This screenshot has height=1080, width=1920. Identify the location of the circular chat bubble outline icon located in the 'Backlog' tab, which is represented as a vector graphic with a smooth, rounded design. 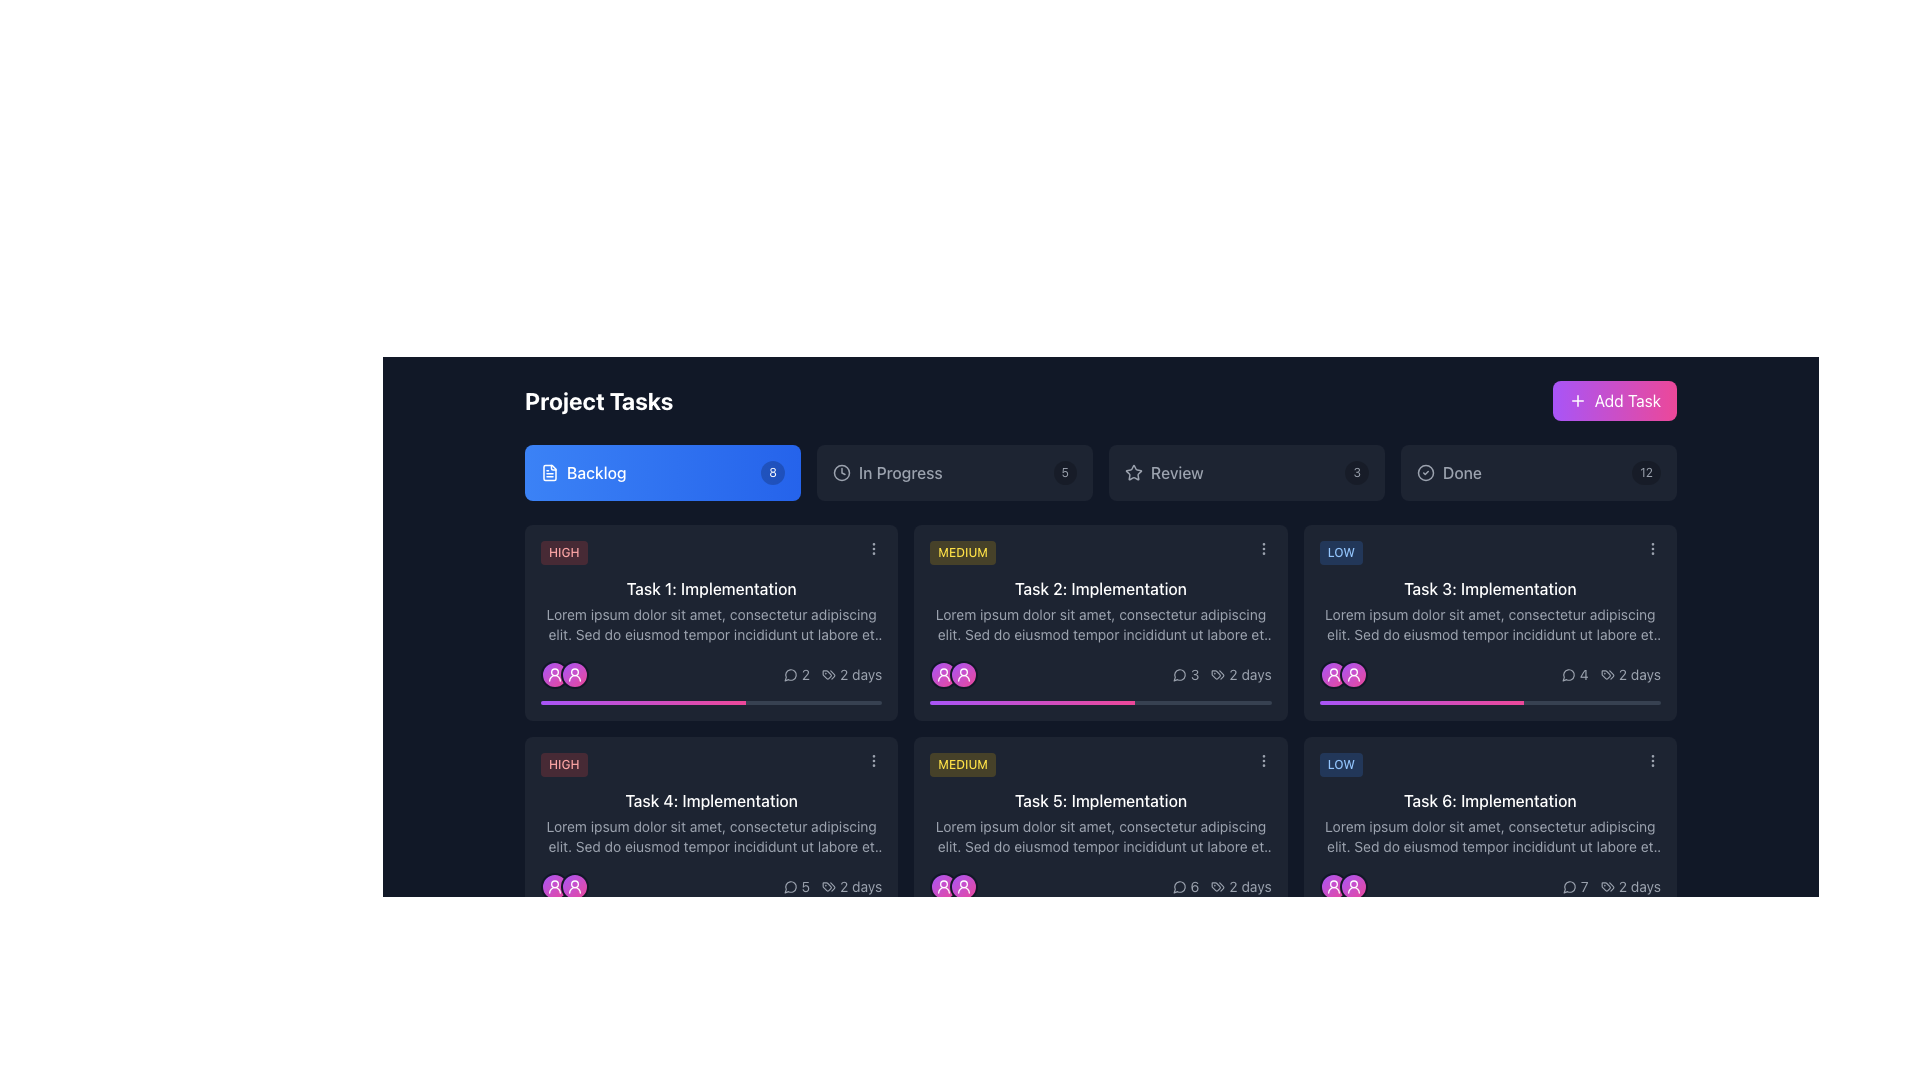
(789, 675).